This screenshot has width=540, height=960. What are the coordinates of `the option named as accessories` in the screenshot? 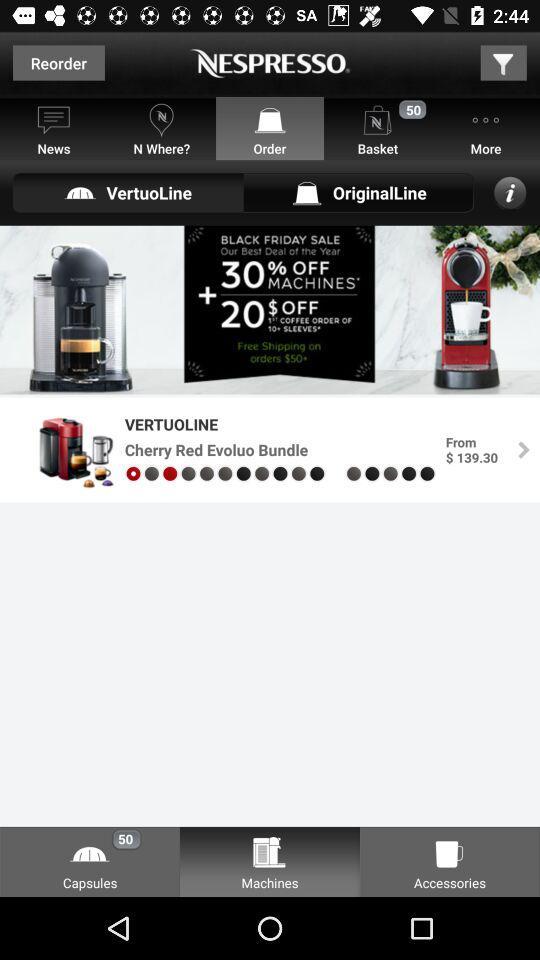 It's located at (449, 860).